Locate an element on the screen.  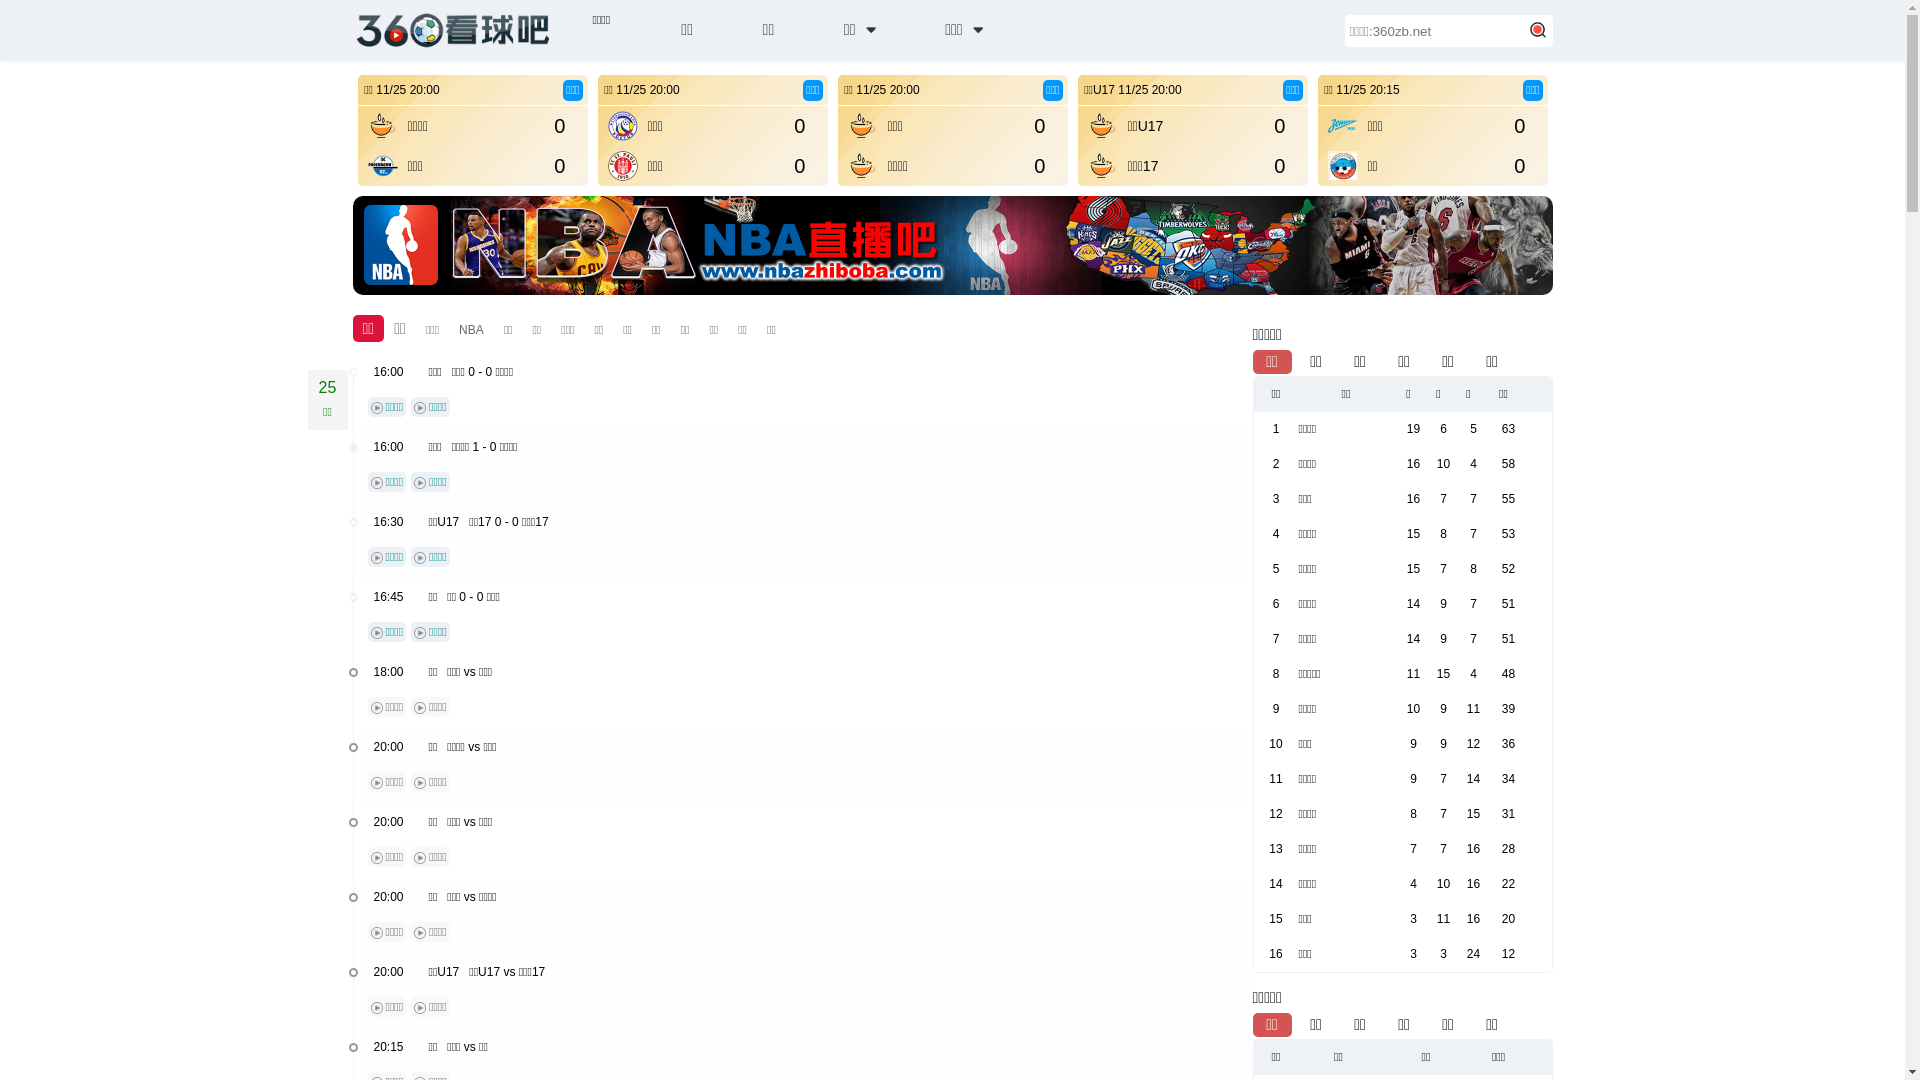
'NBA' is located at coordinates (470, 329).